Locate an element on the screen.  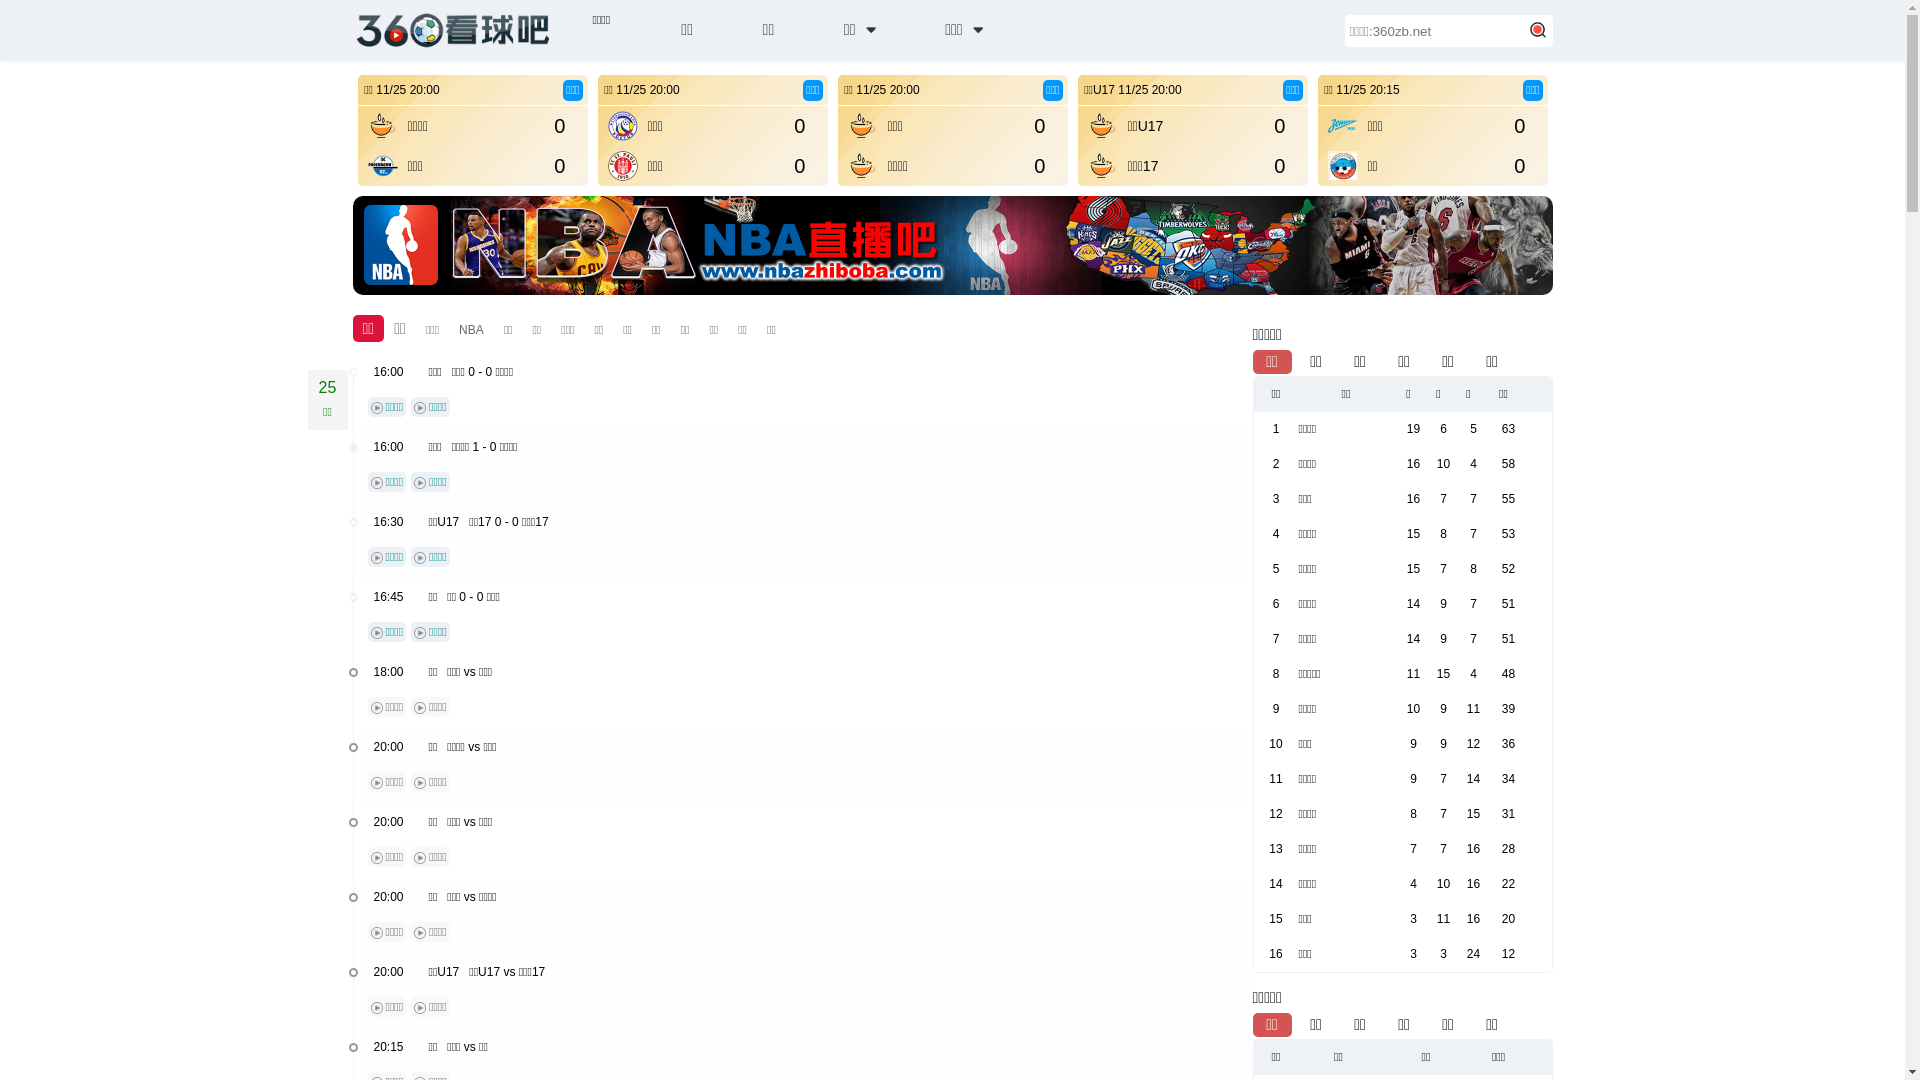
'NBA' is located at coordinates (470, 329).